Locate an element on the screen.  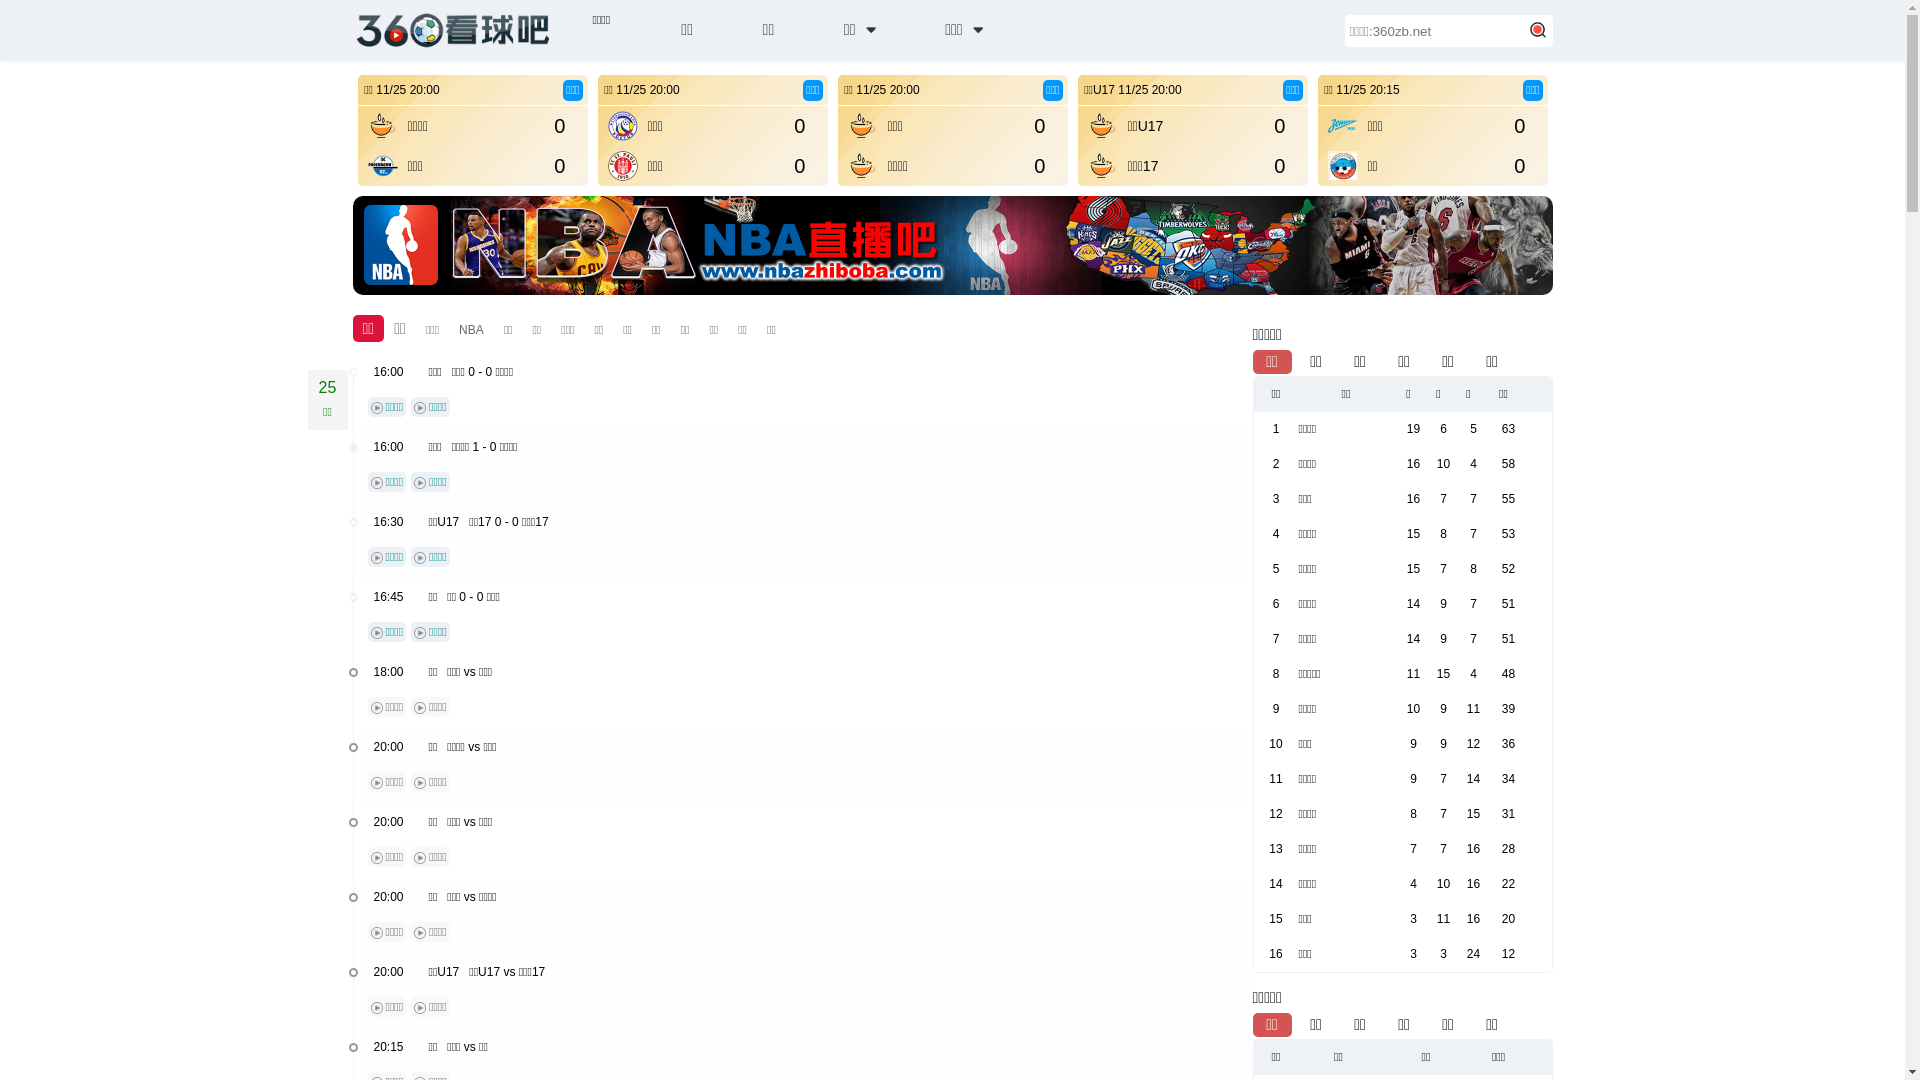
'NBA' is located at coordinates (470, 329).